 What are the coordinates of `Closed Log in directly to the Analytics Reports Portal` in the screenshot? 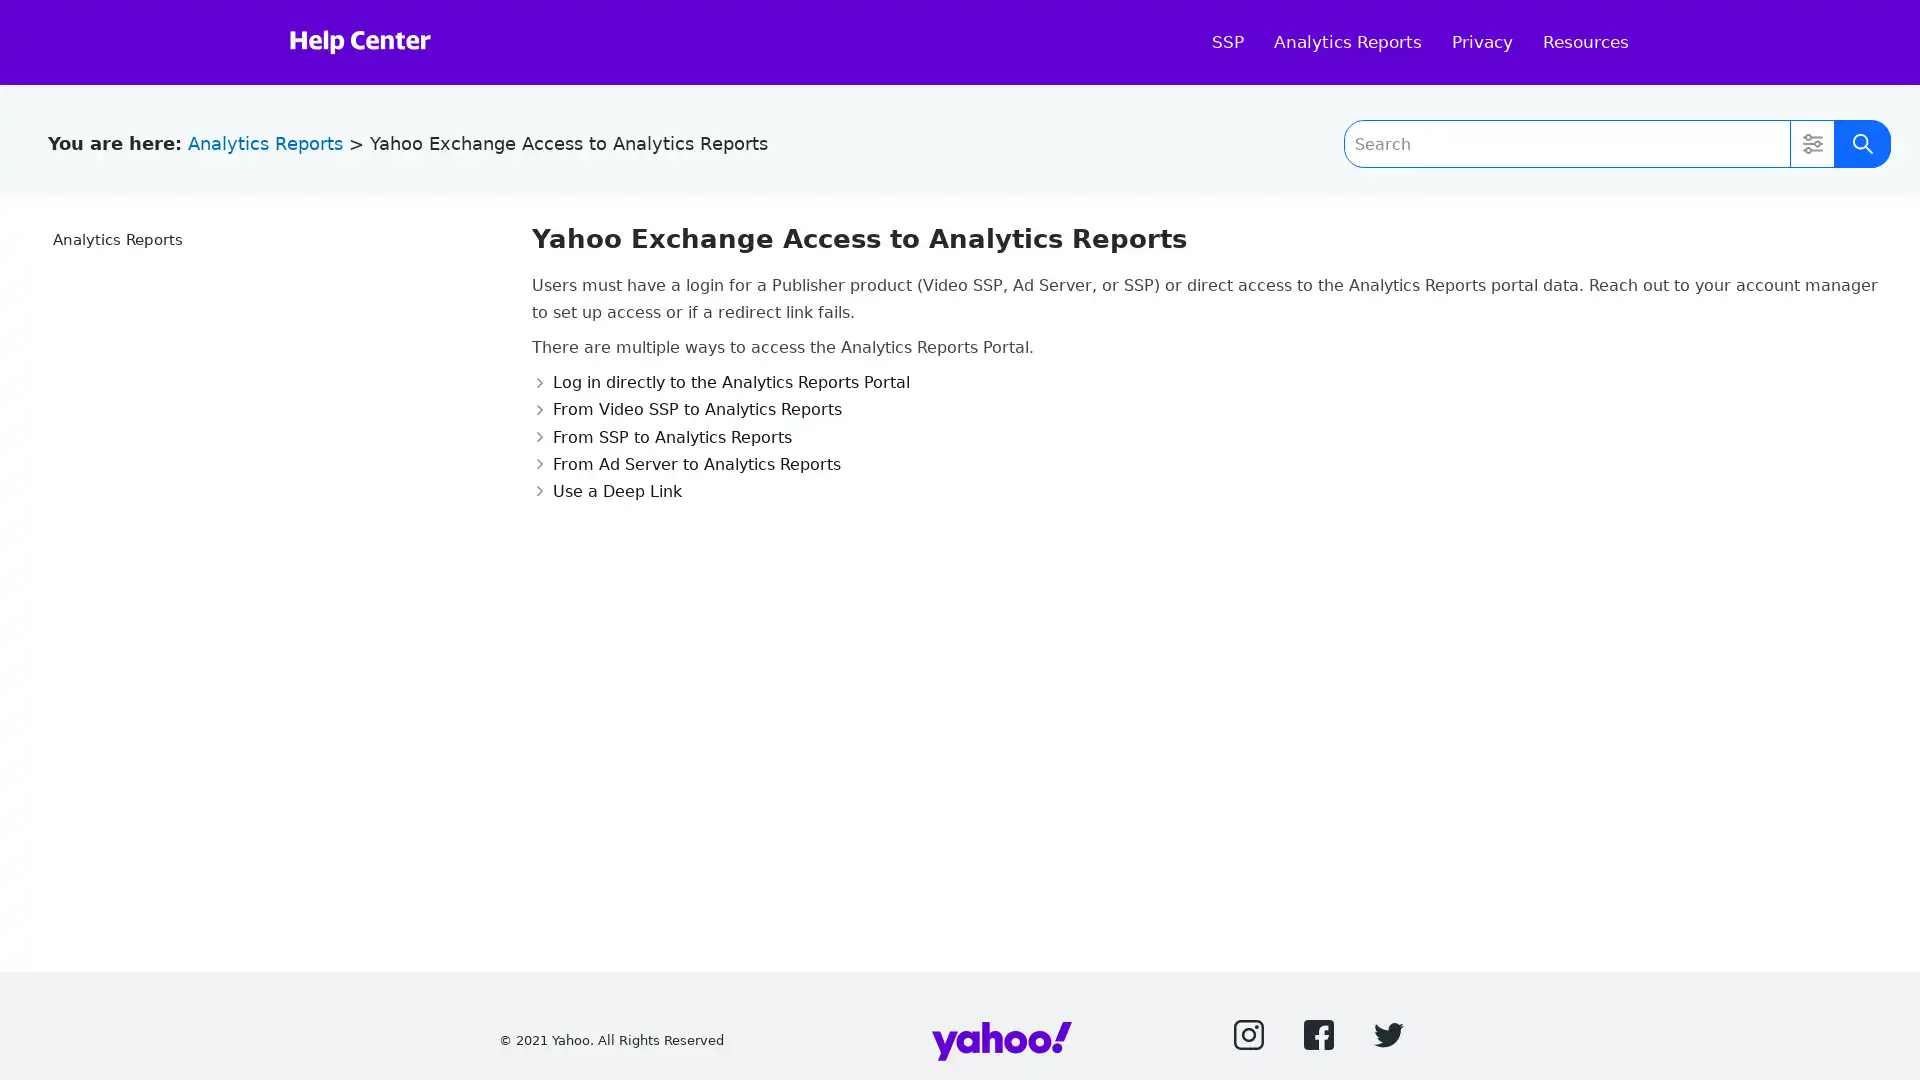 It's located at (720, 382).